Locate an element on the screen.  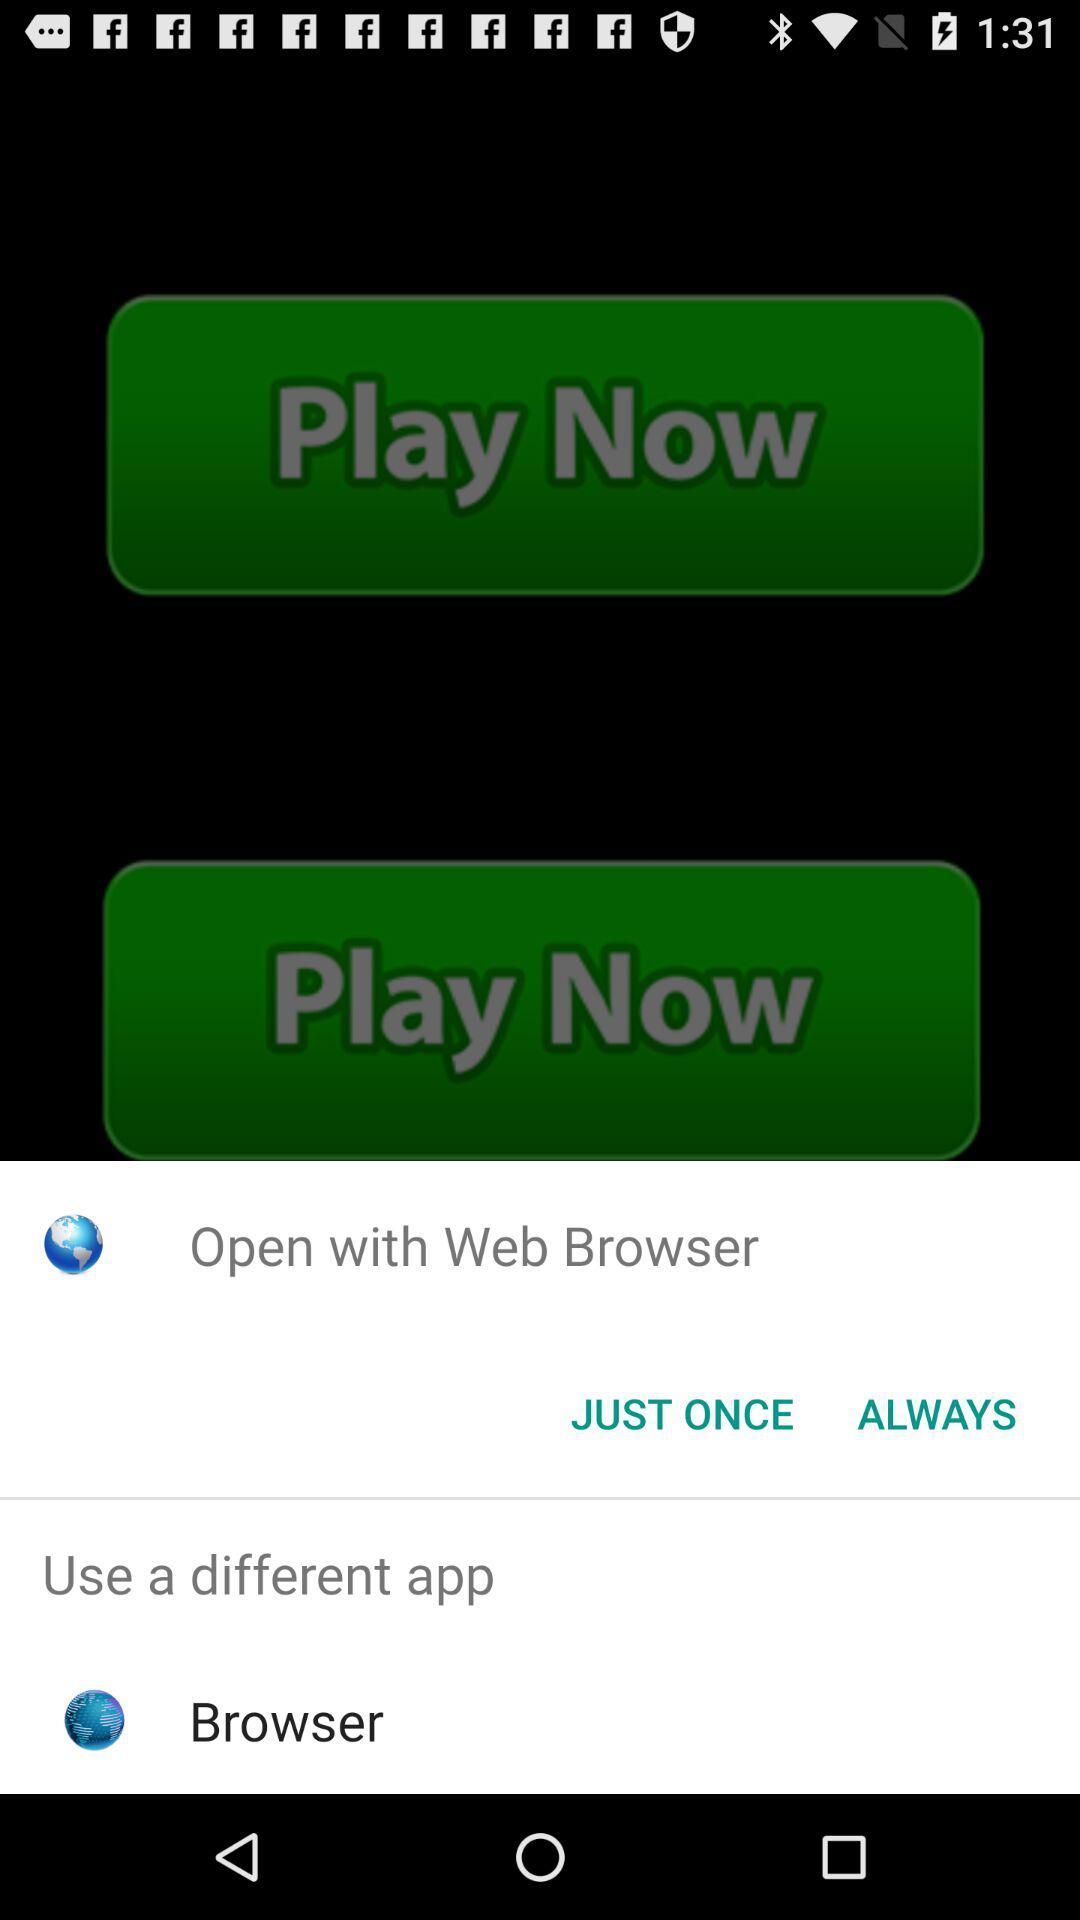
app above browser app is located at coordinates (540, 1572).